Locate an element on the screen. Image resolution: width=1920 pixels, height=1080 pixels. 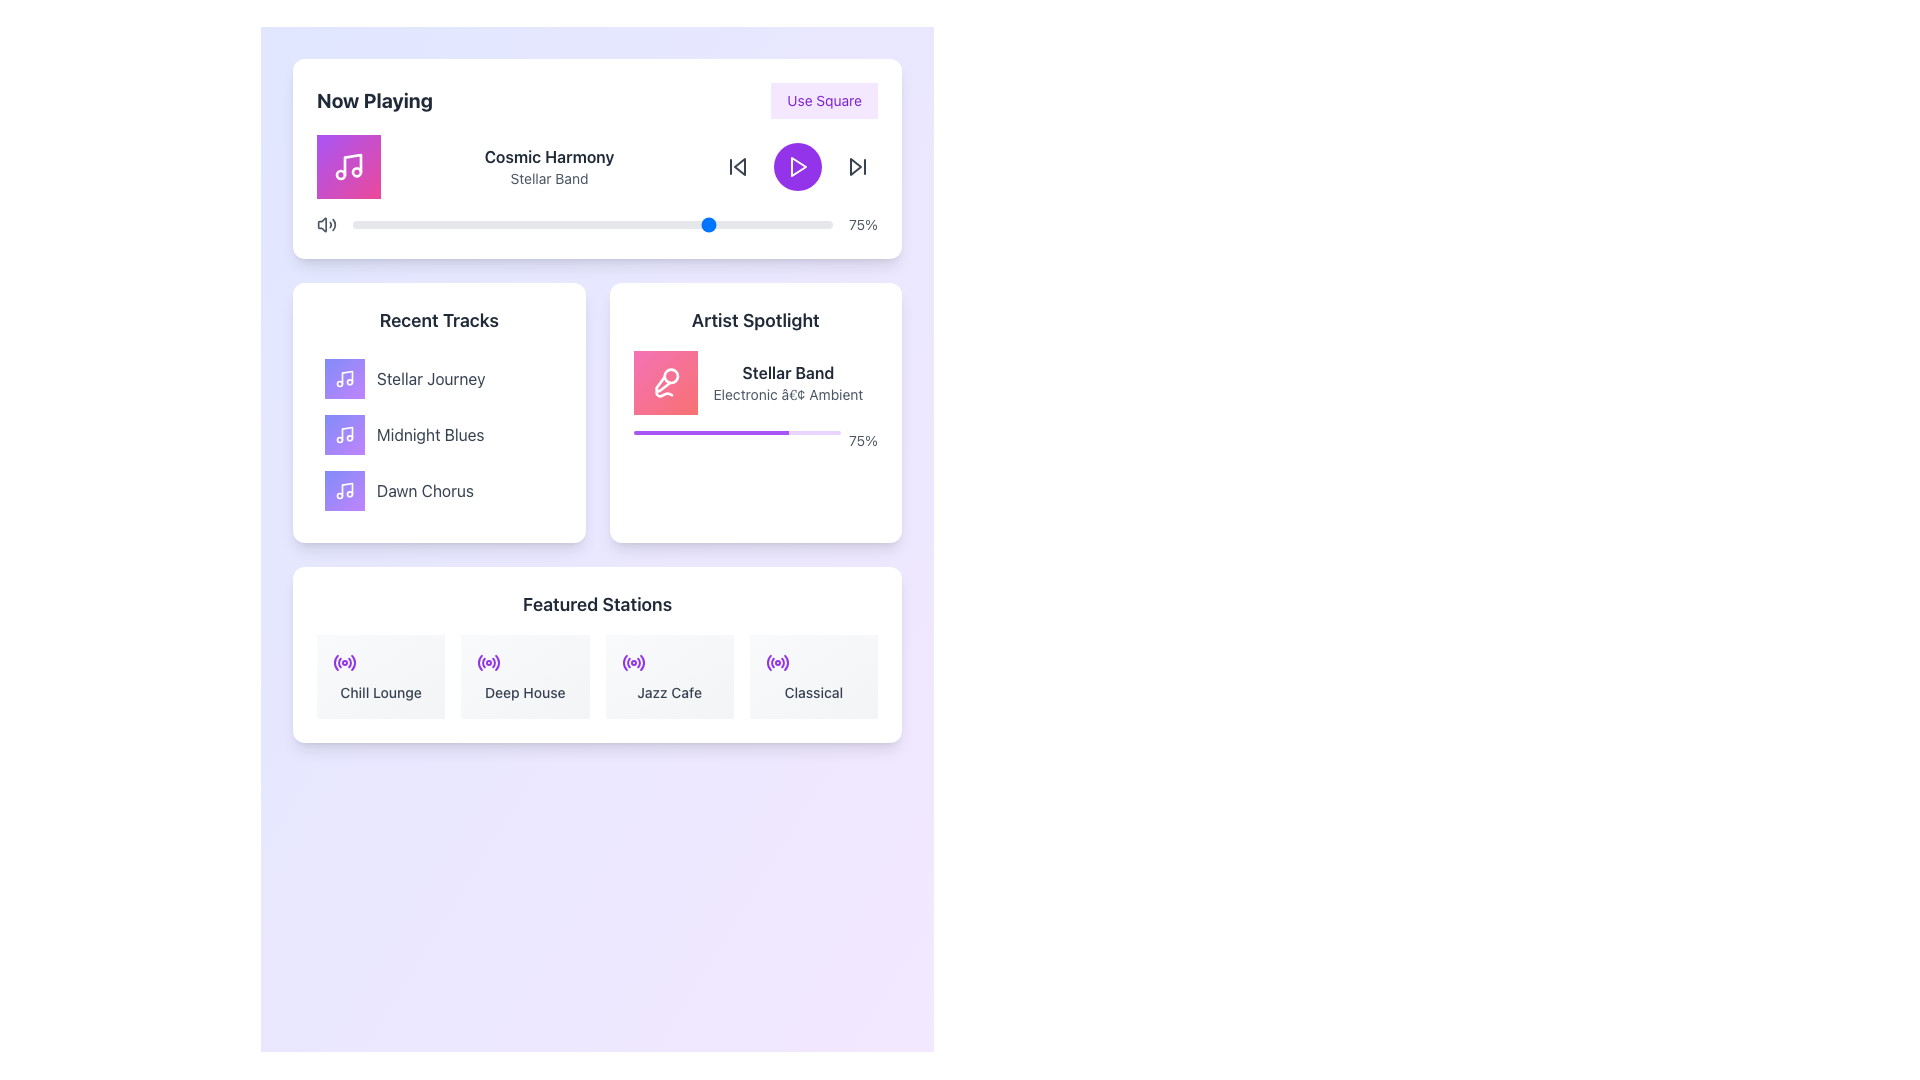
the slider is located at coordinates (788, 224).